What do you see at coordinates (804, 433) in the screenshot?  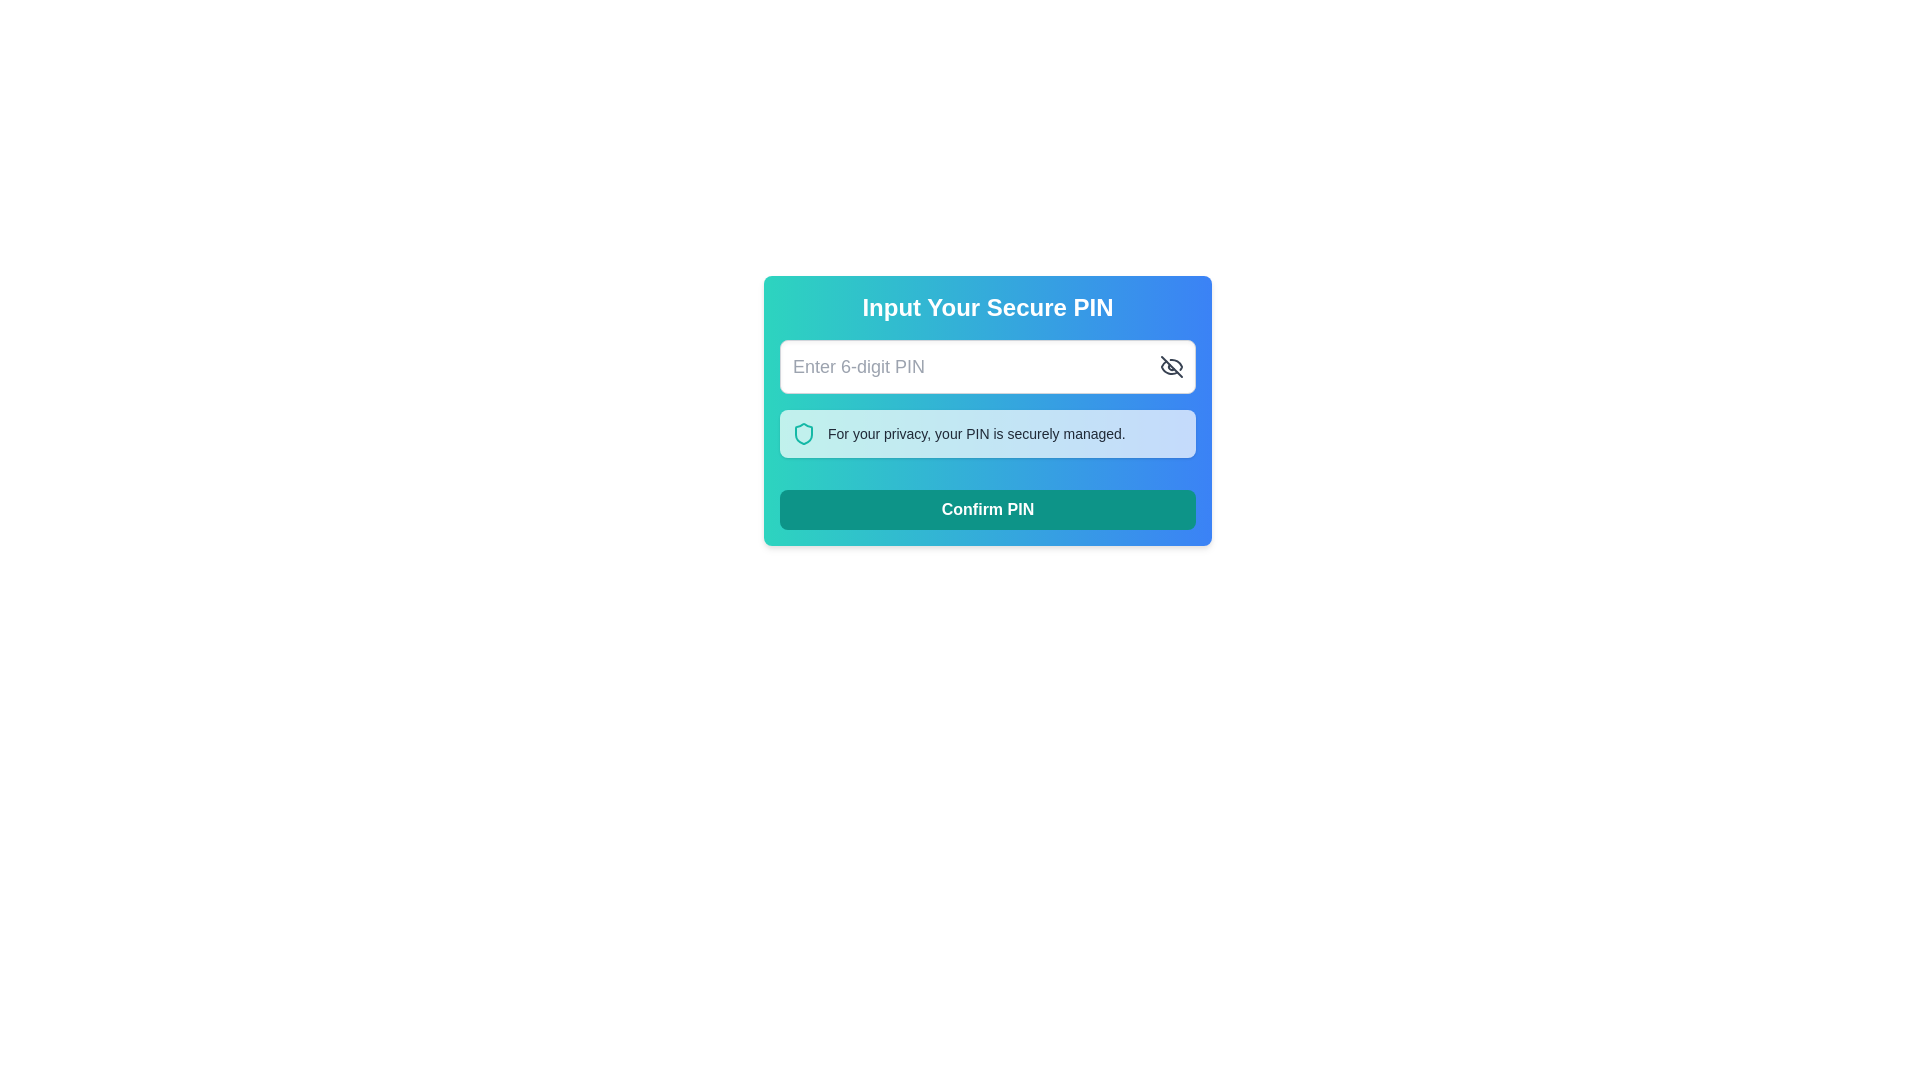 I see `the shield icon that represents security, located adjacent to the text 'For your privacy, your PIN is securely managed.'` at bounding box center [804, 433].